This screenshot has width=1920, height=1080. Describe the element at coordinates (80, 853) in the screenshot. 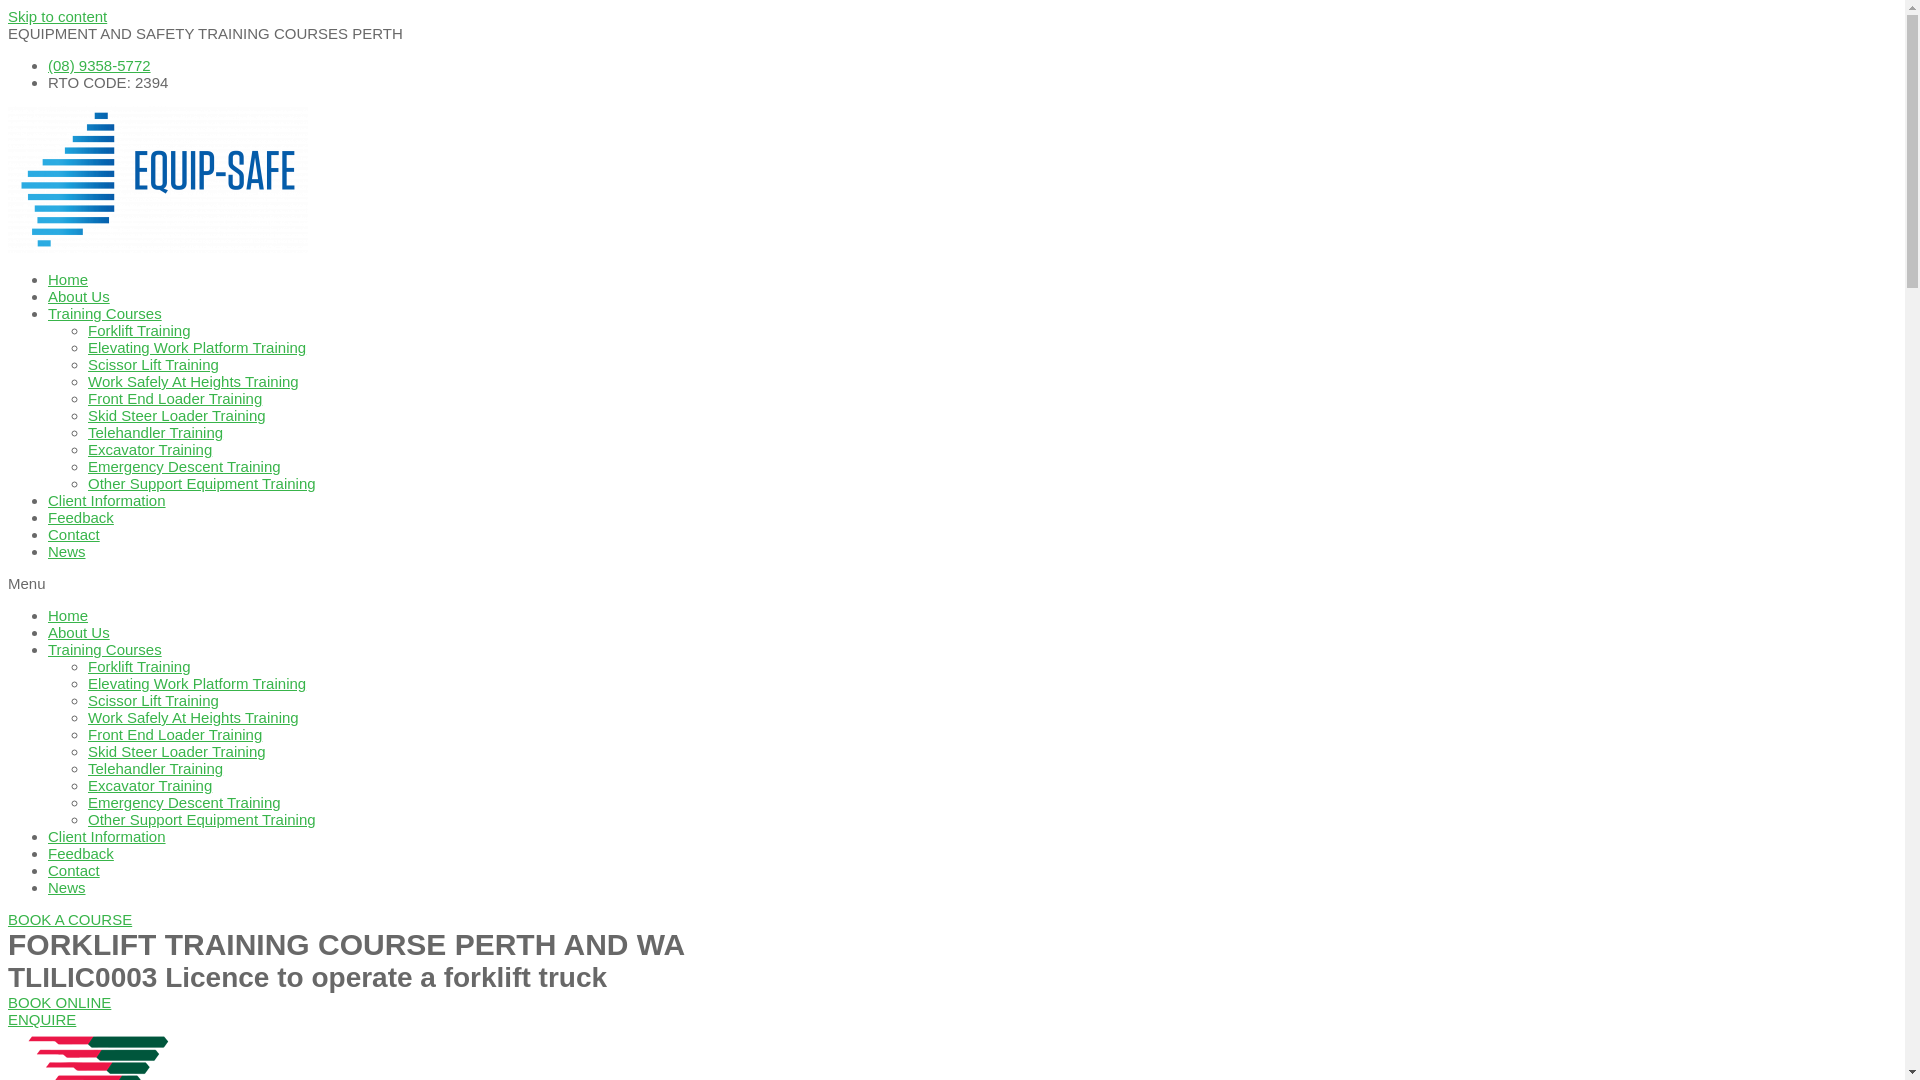

I see `'Feedback'` at that location.